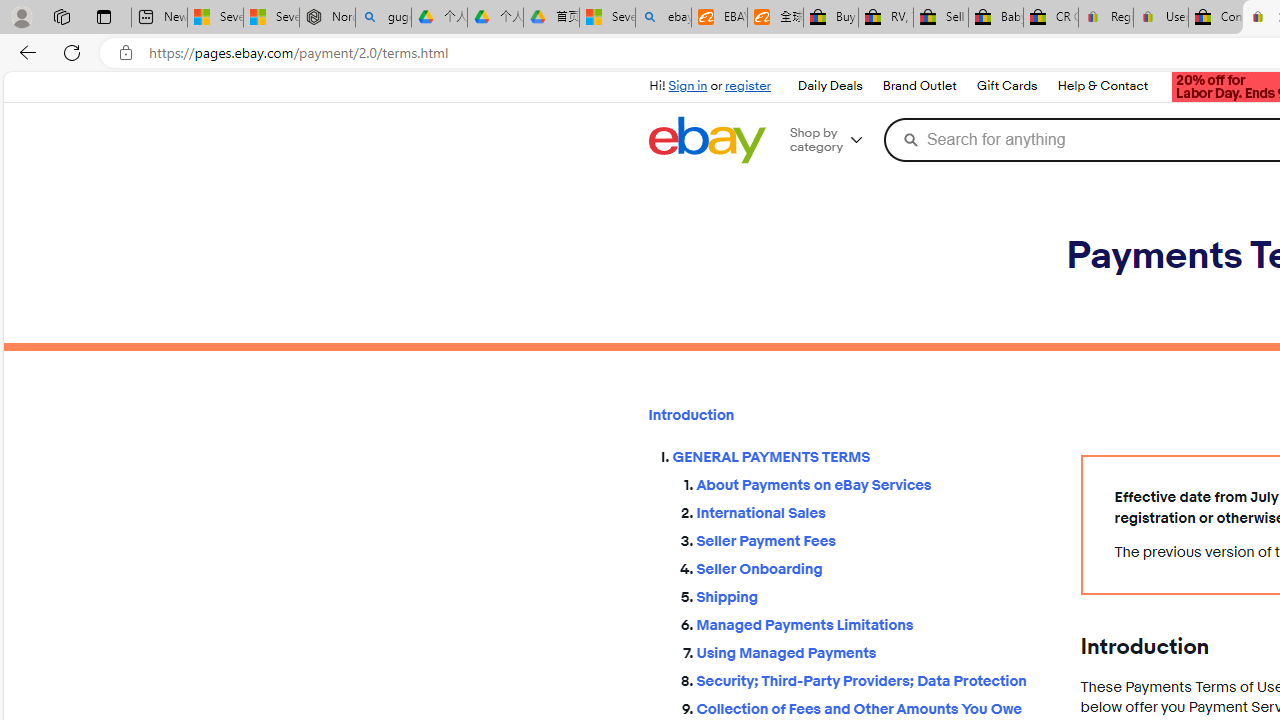  Describe the element at coordinates (706, 139) in the screenshot. I see `'eBay Home'` at that location.